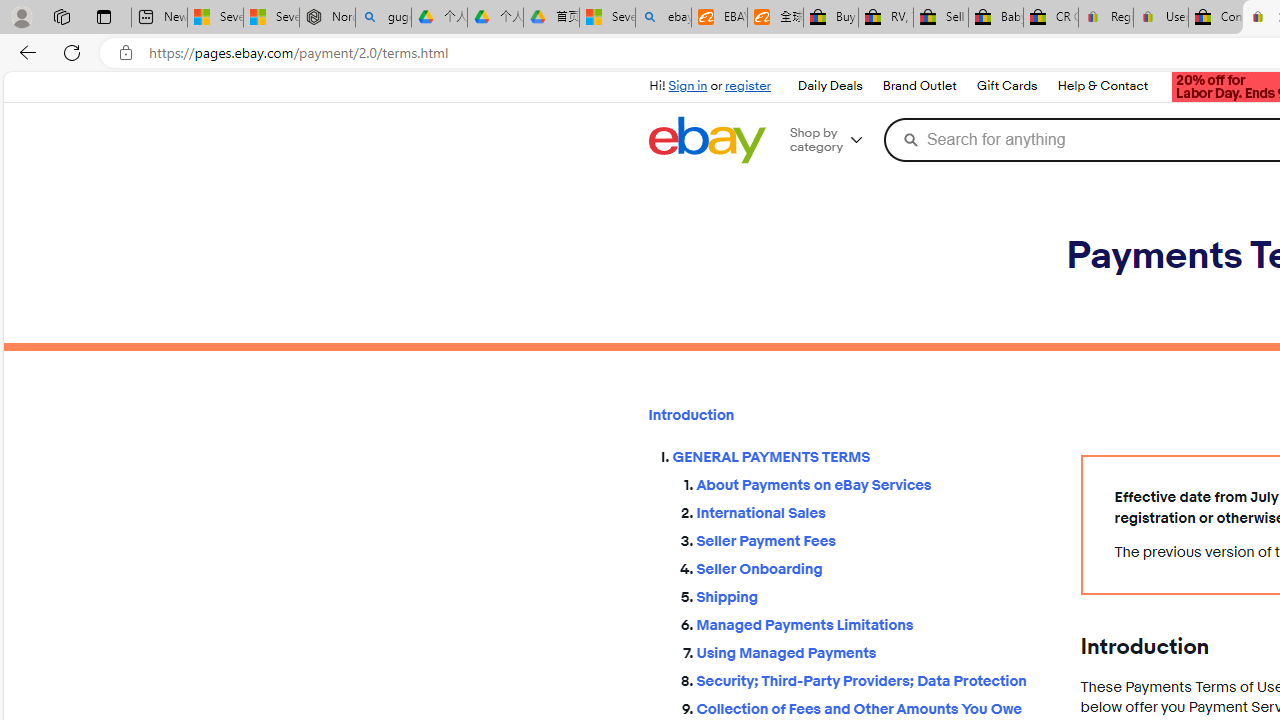  Describe the element at coordinates (706, 139) in the screenshot. I see `'eBay Home'` at that location.